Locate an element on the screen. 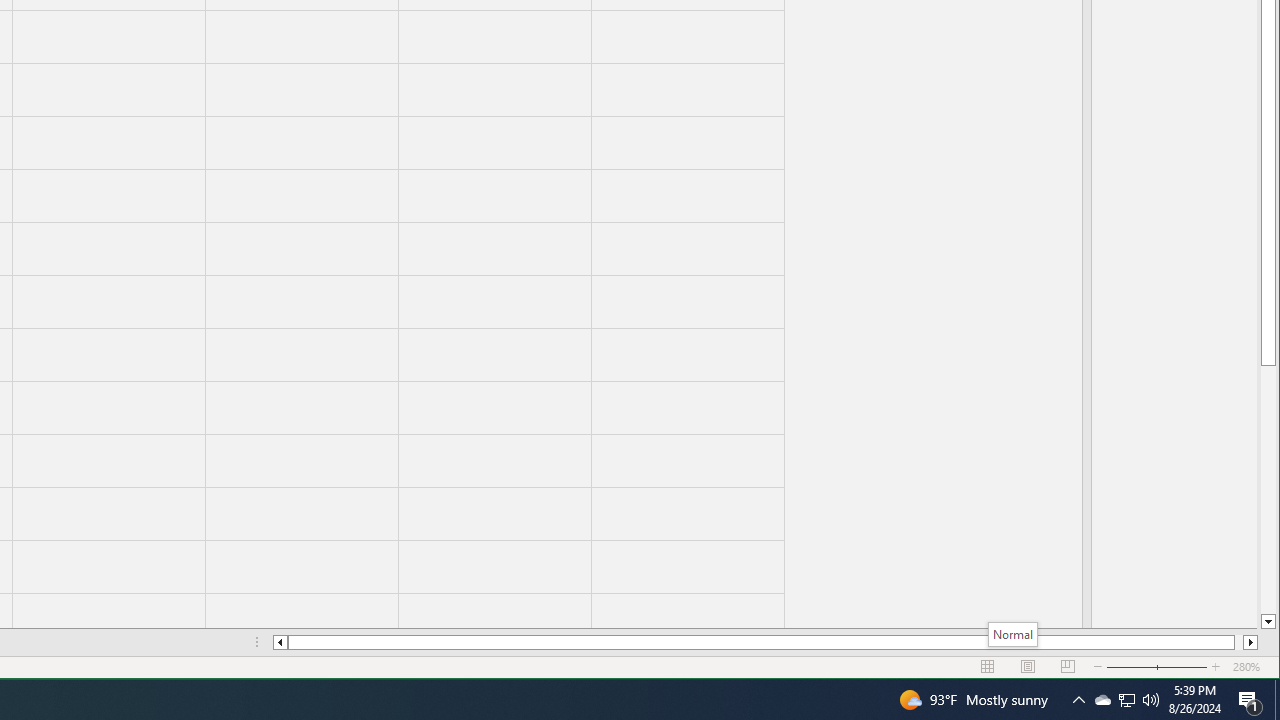  'Normal' is located at coordinates (1013, 634).